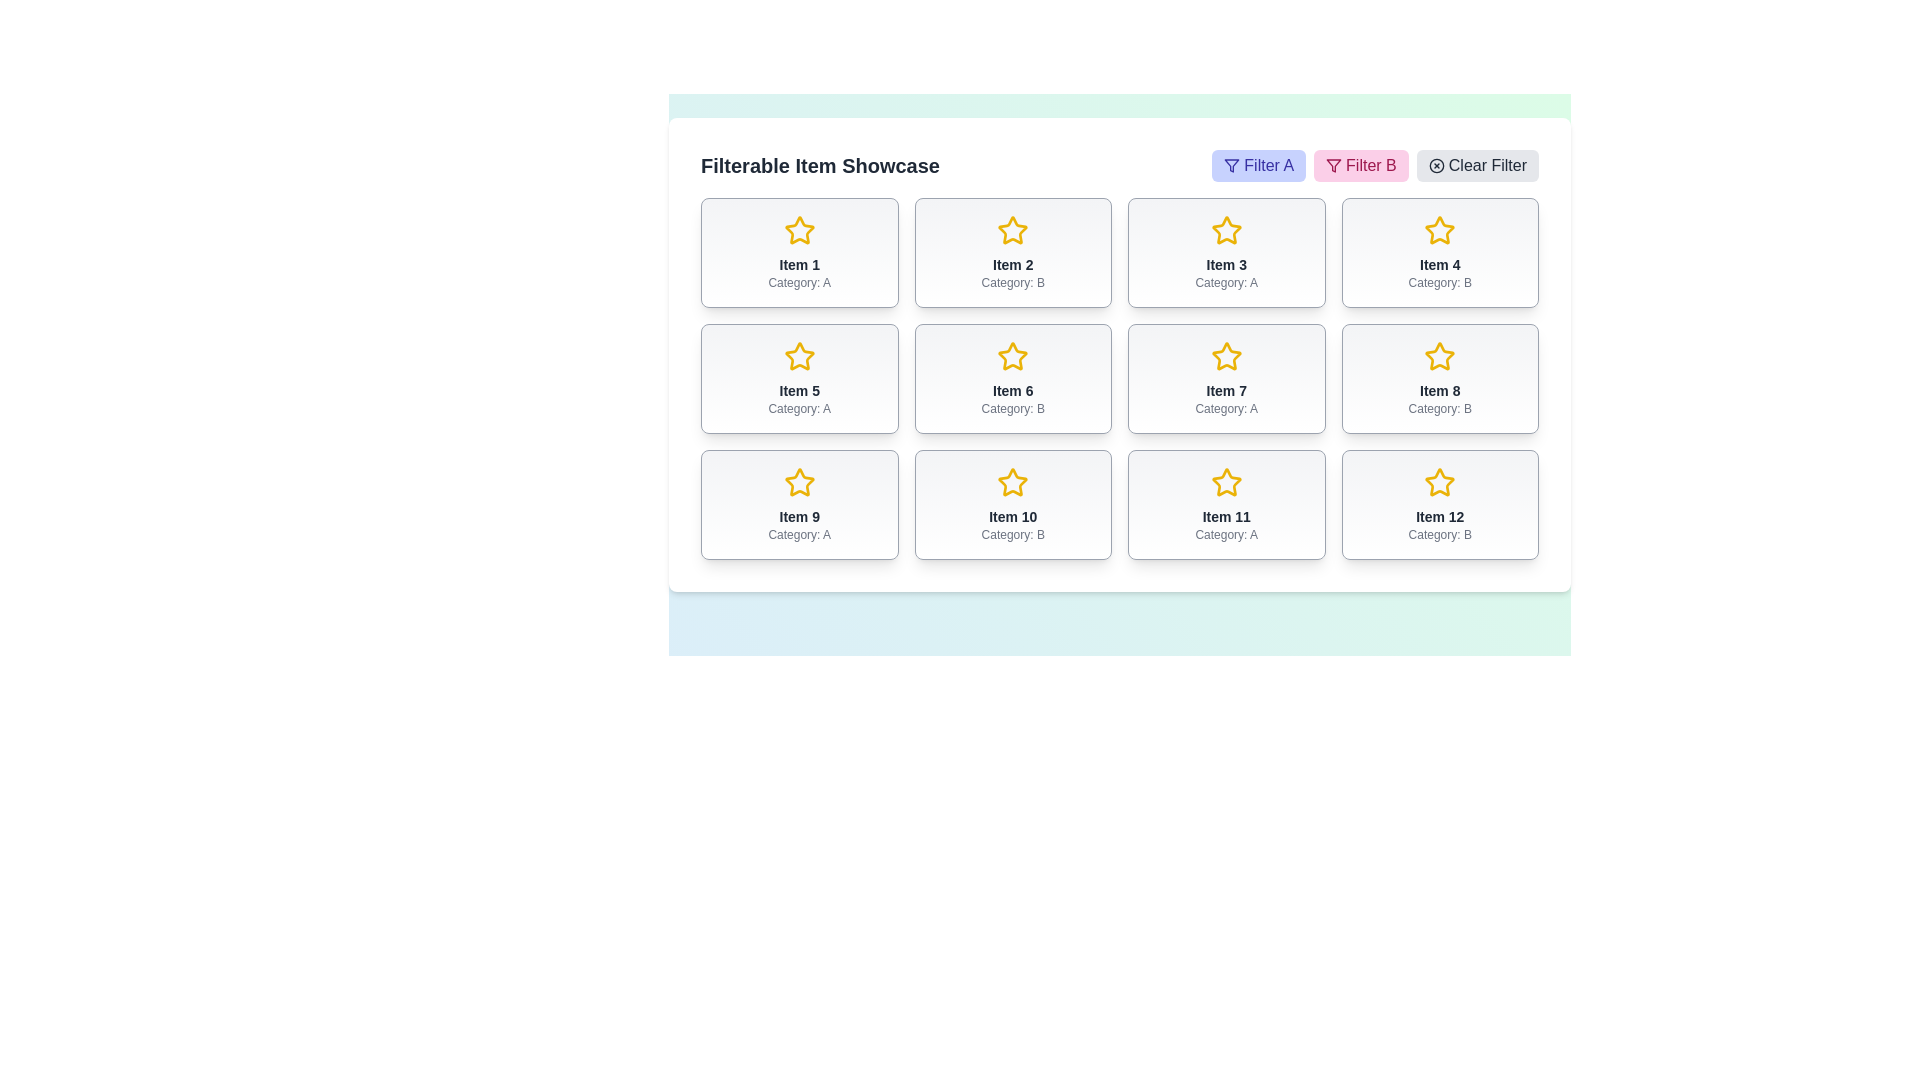  Describe the element at coordinates (1225, 230) in the screenshot. I see `the star icon located at the top of the 'Item 3' card to rate or select the associated item` at that location.